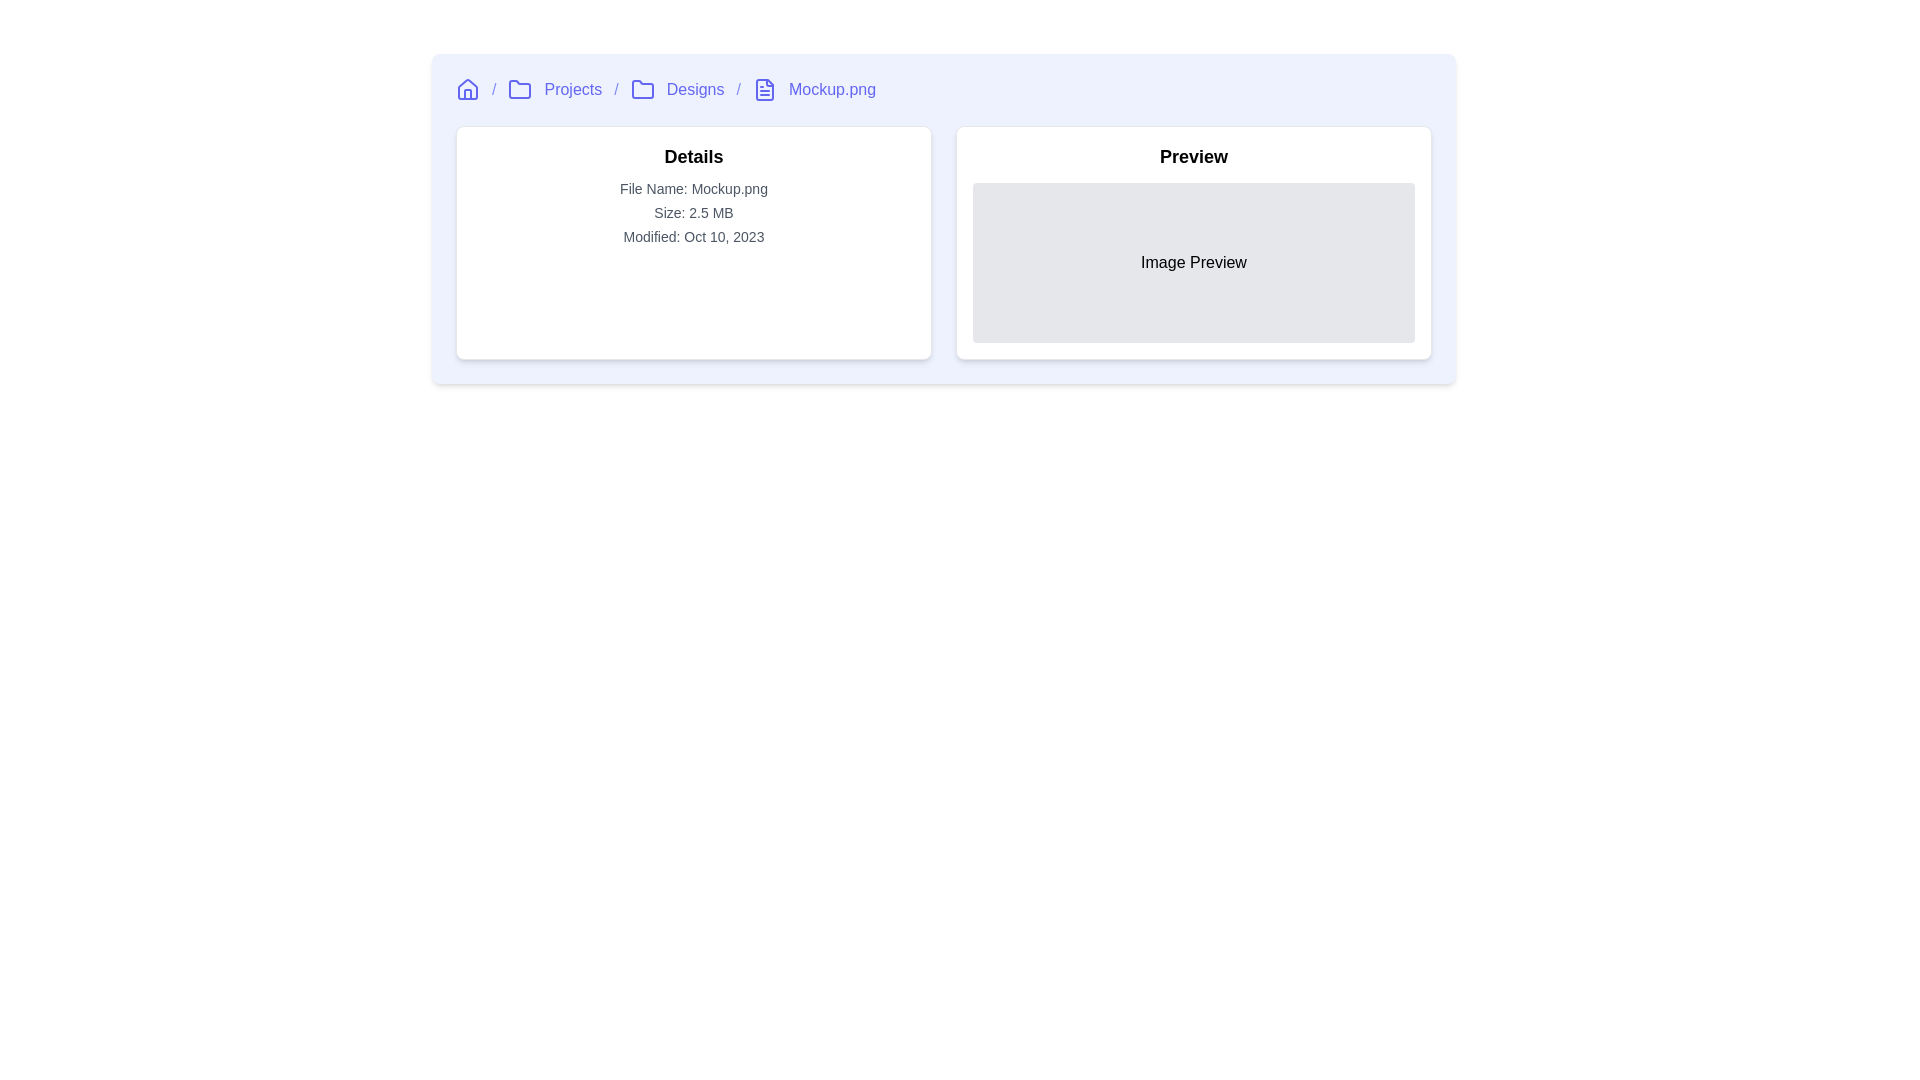  I want to click on the folder icon located in the top navigation bar, situated between the 'Home' icon and other navigation icons, so click(642, 88).